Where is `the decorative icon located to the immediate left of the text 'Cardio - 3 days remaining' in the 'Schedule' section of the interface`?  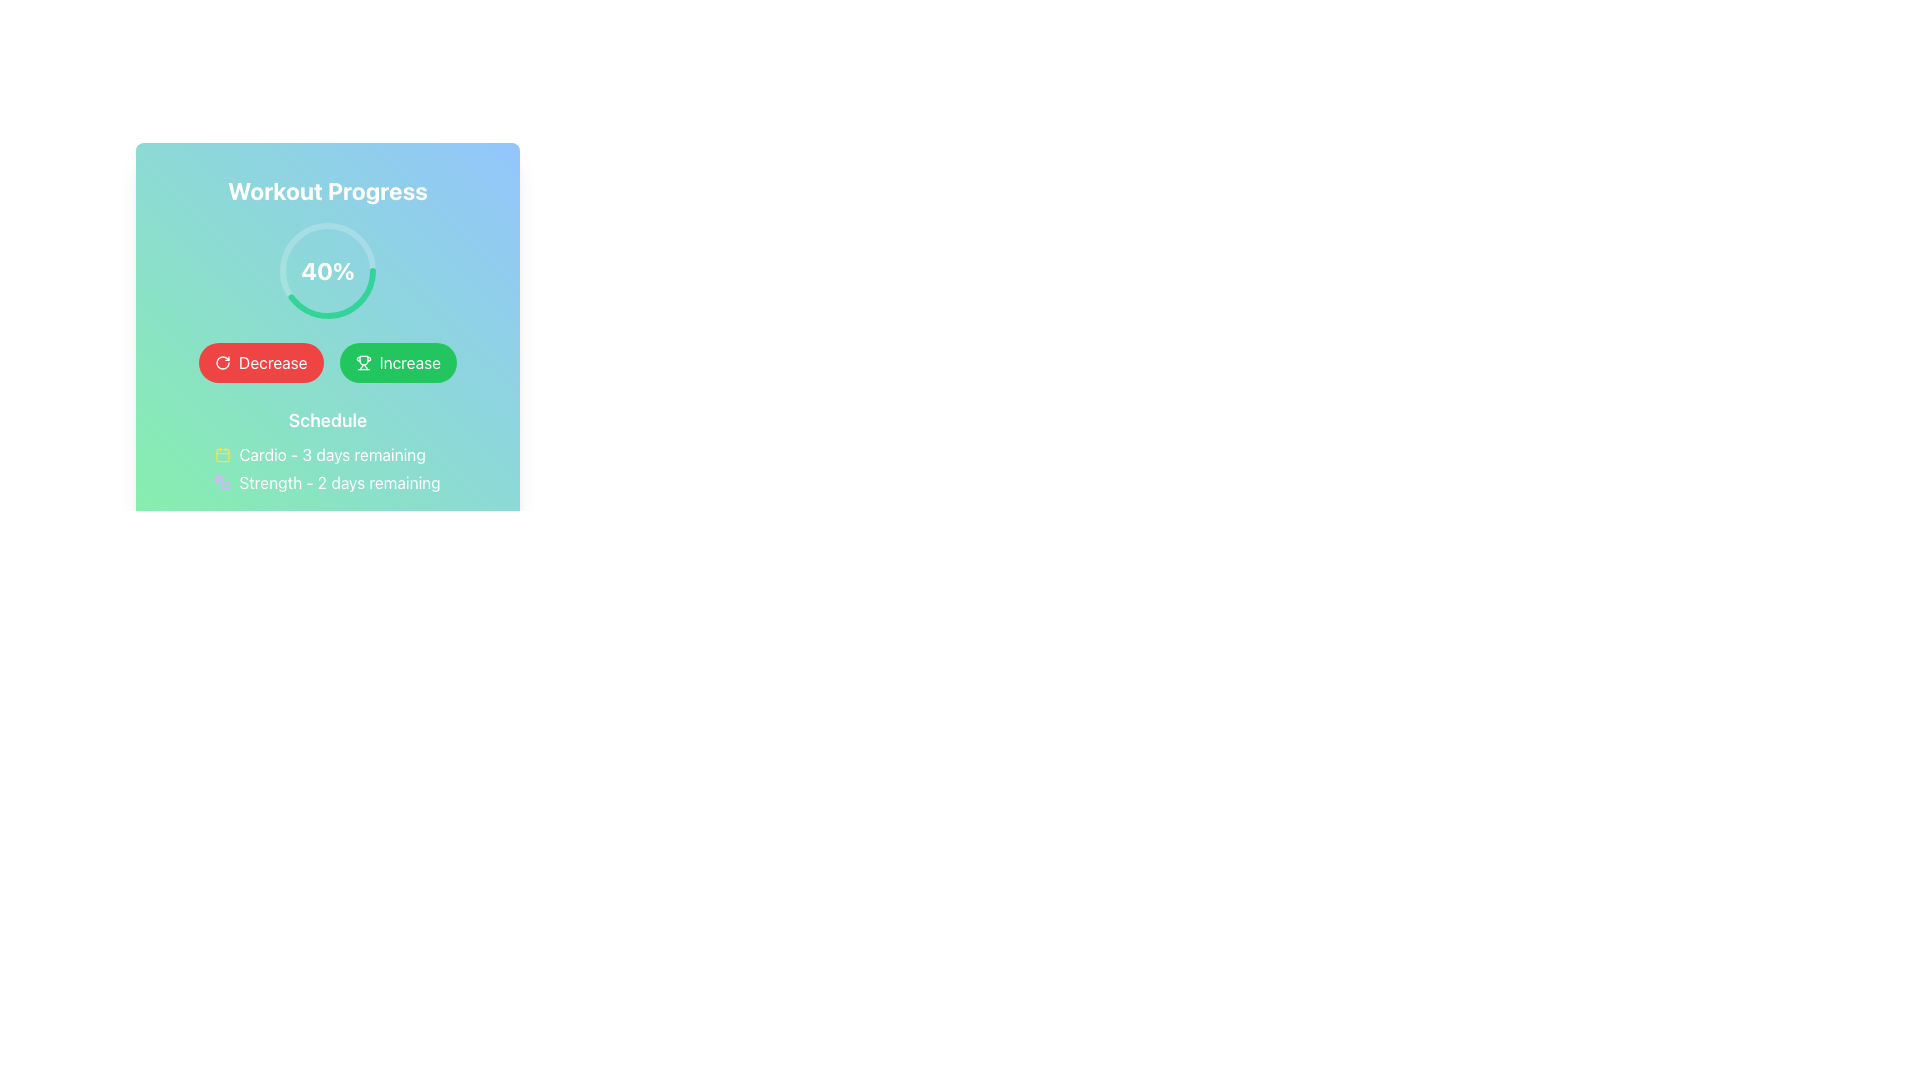 the decorative icon located to the immediate left of the text 'Cardio - 3 days remaining' in the 'Schedule' section of the interface is located at coordinates (223, 455).